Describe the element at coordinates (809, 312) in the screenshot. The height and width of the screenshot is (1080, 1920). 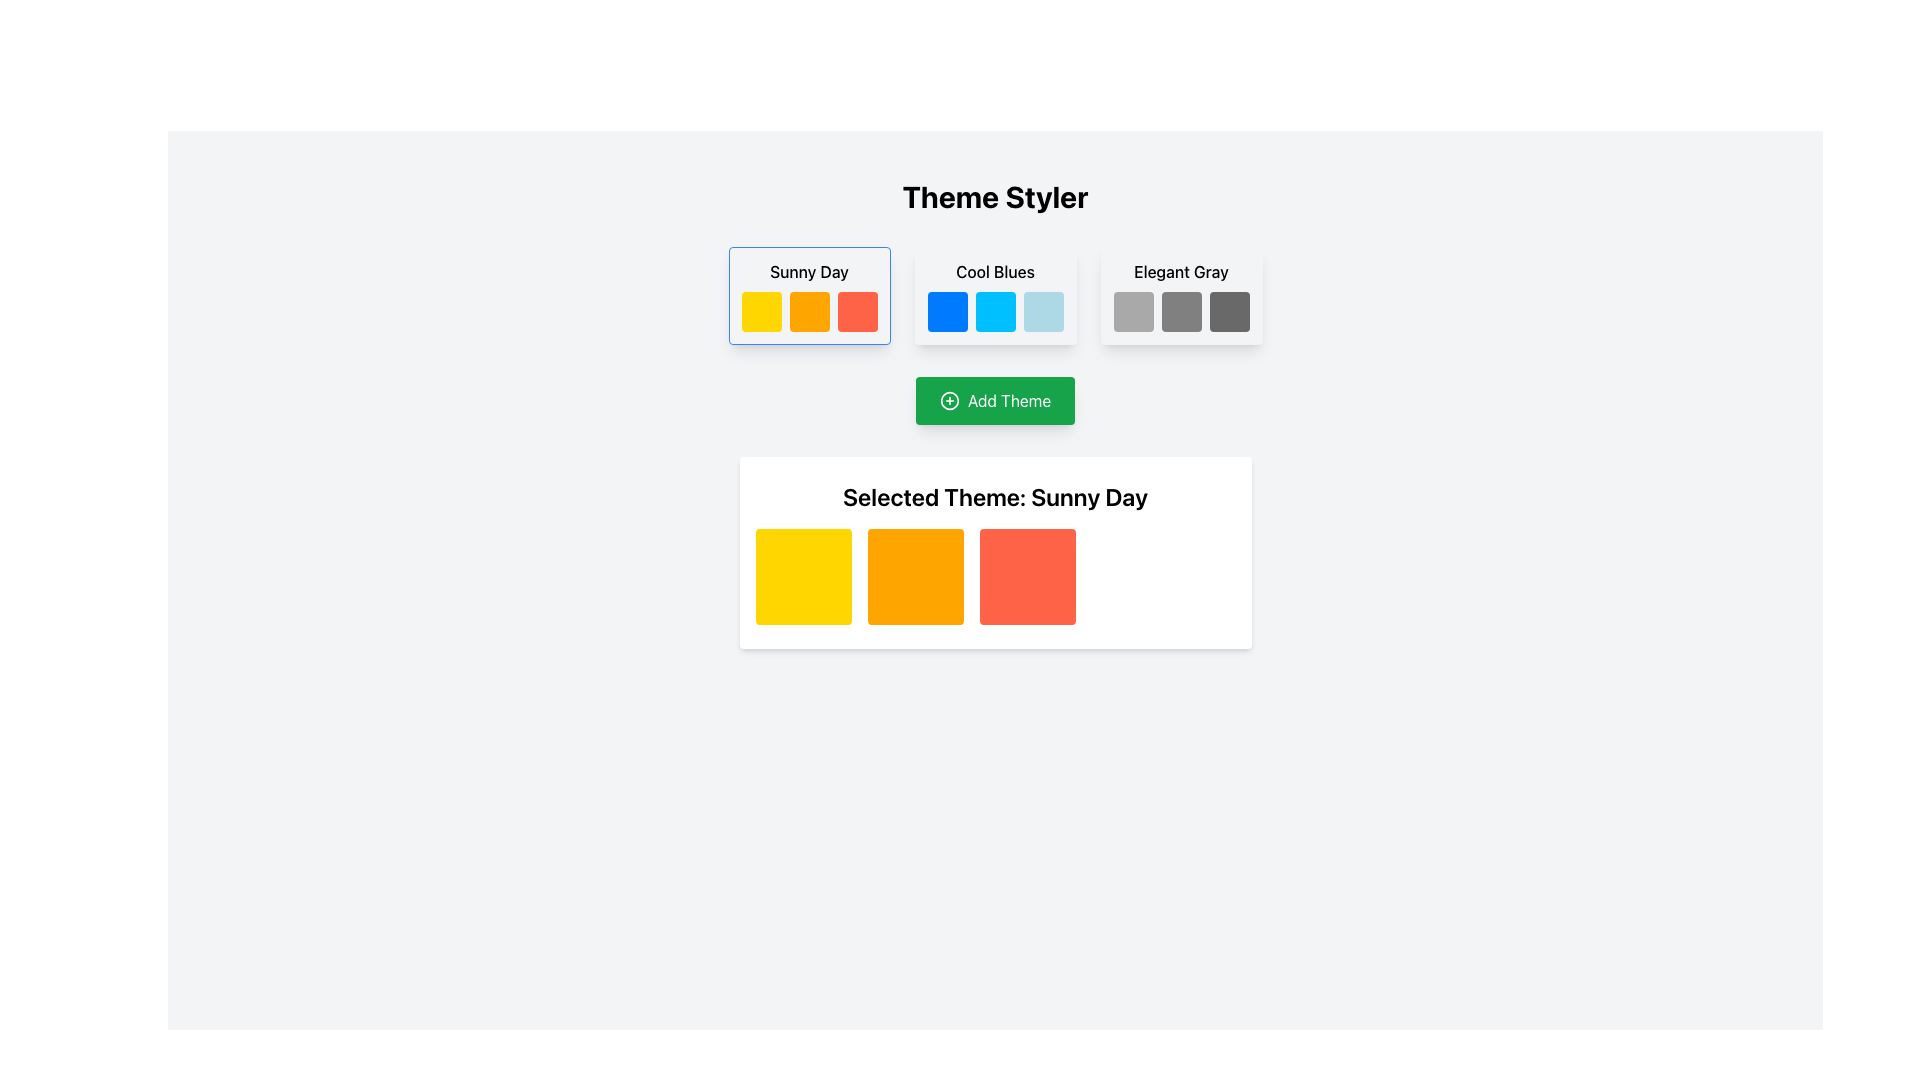
I see `the second color box in the 'Sunny Day' theme, which represents a middle-tier color option` at that location.